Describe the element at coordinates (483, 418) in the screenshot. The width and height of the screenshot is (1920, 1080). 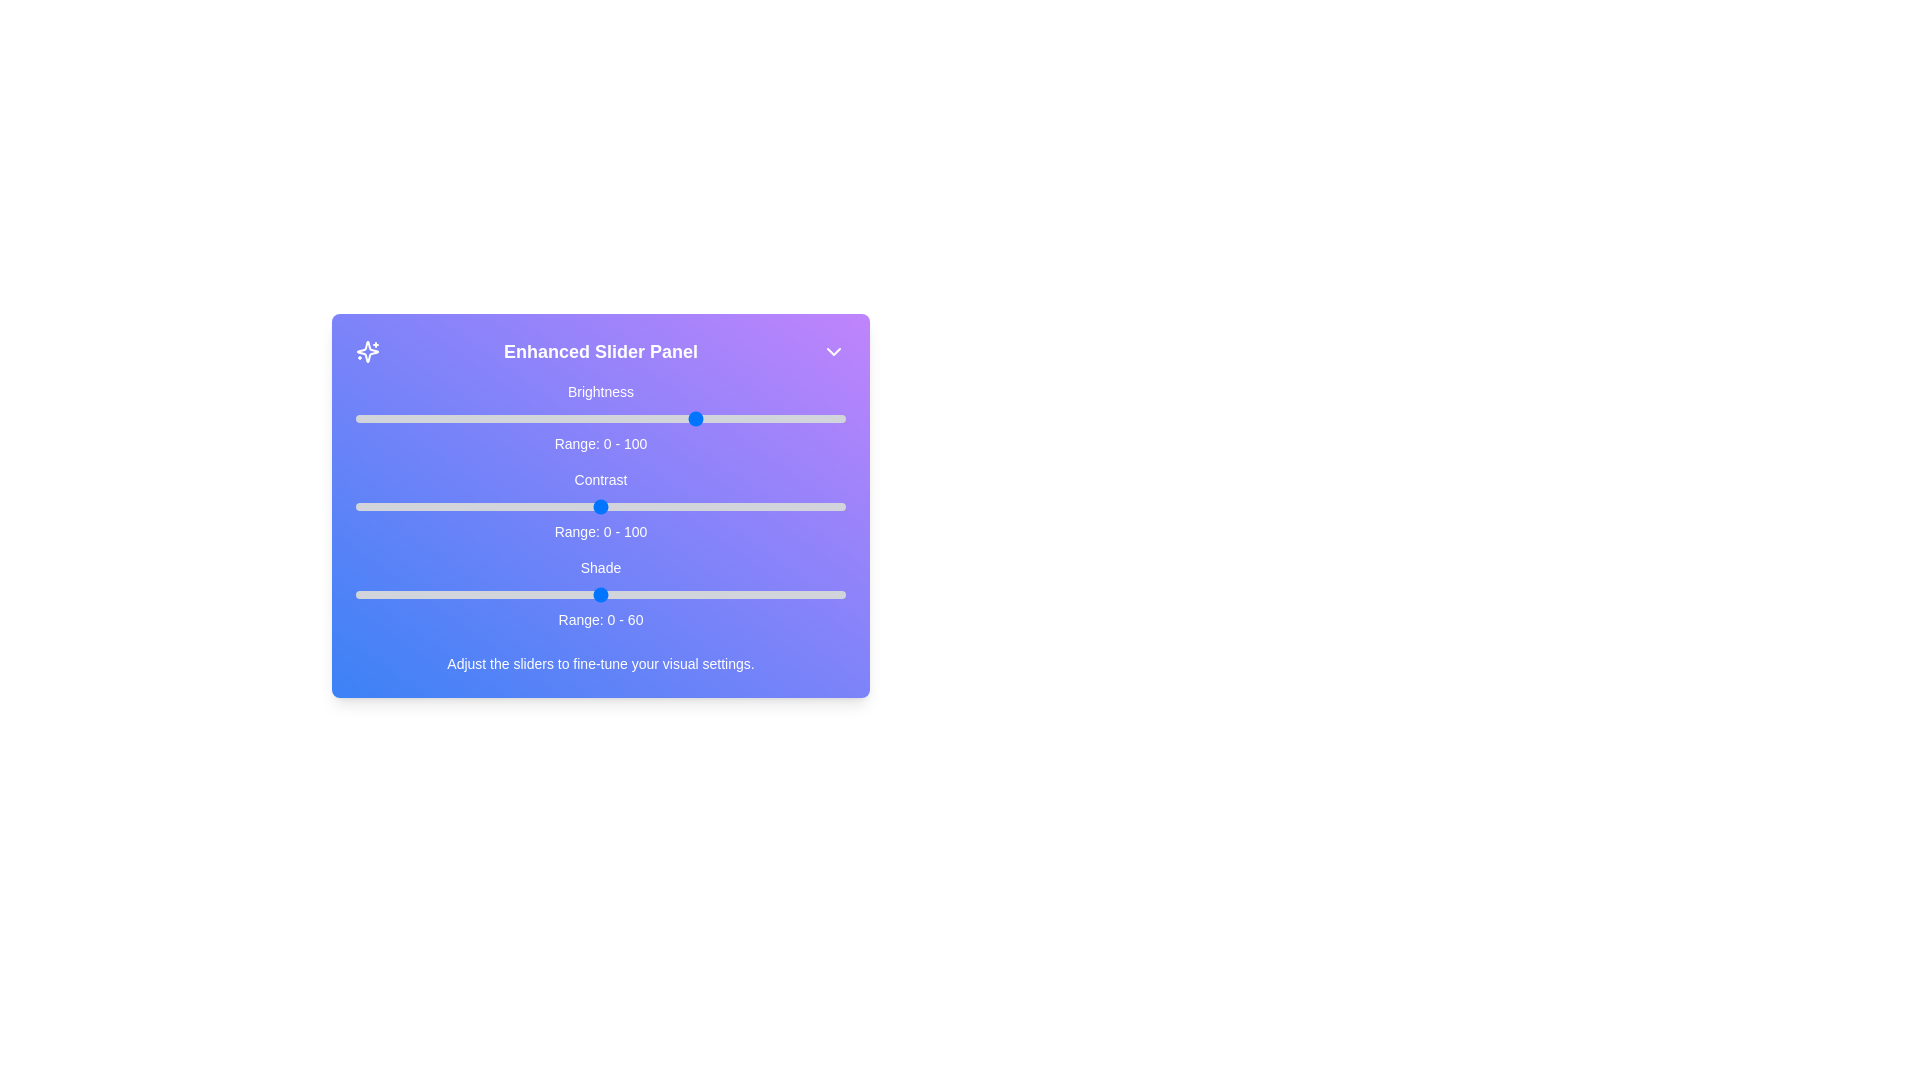
I see `the 0 slider to 26` at that location.